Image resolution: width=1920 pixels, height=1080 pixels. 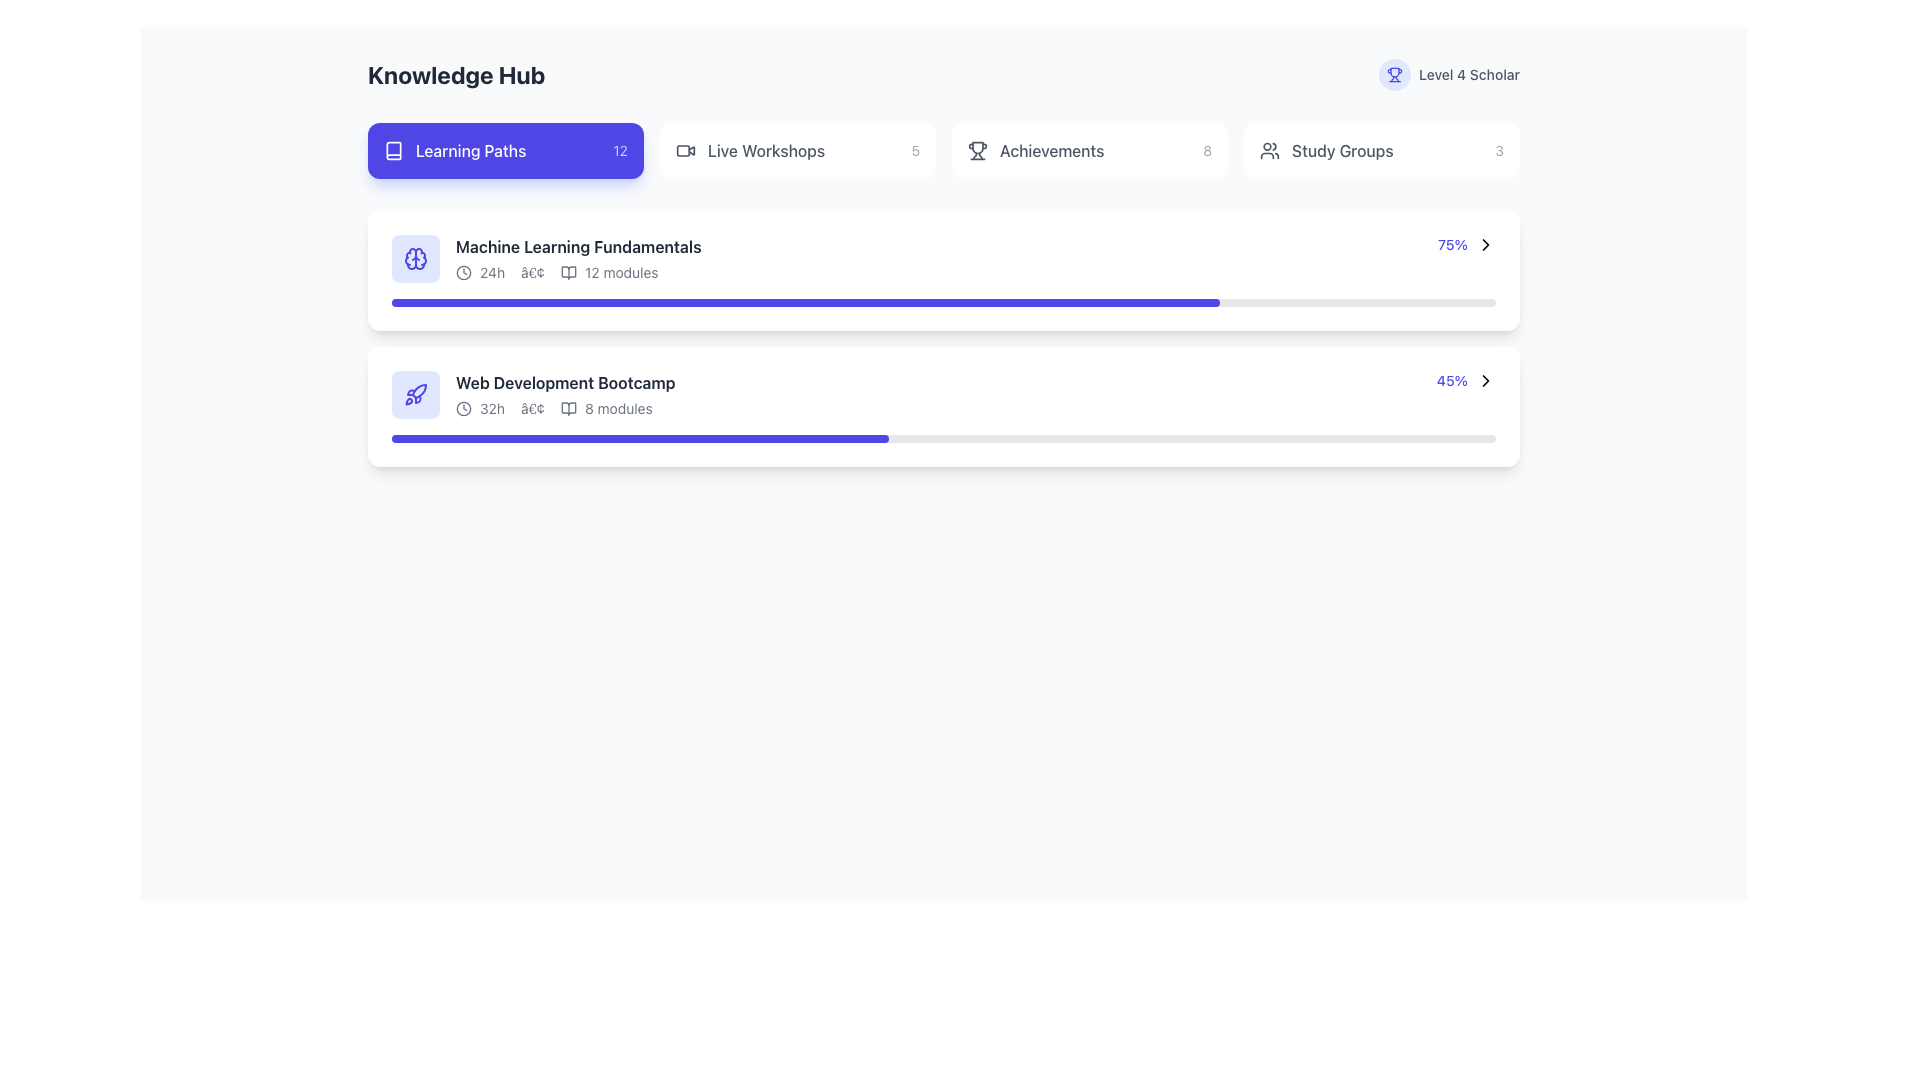 I want to click on the Grouped content block that combines an icon and text, which serves as a navigational link to 'Learning Paths', so click(x=454, y=149).